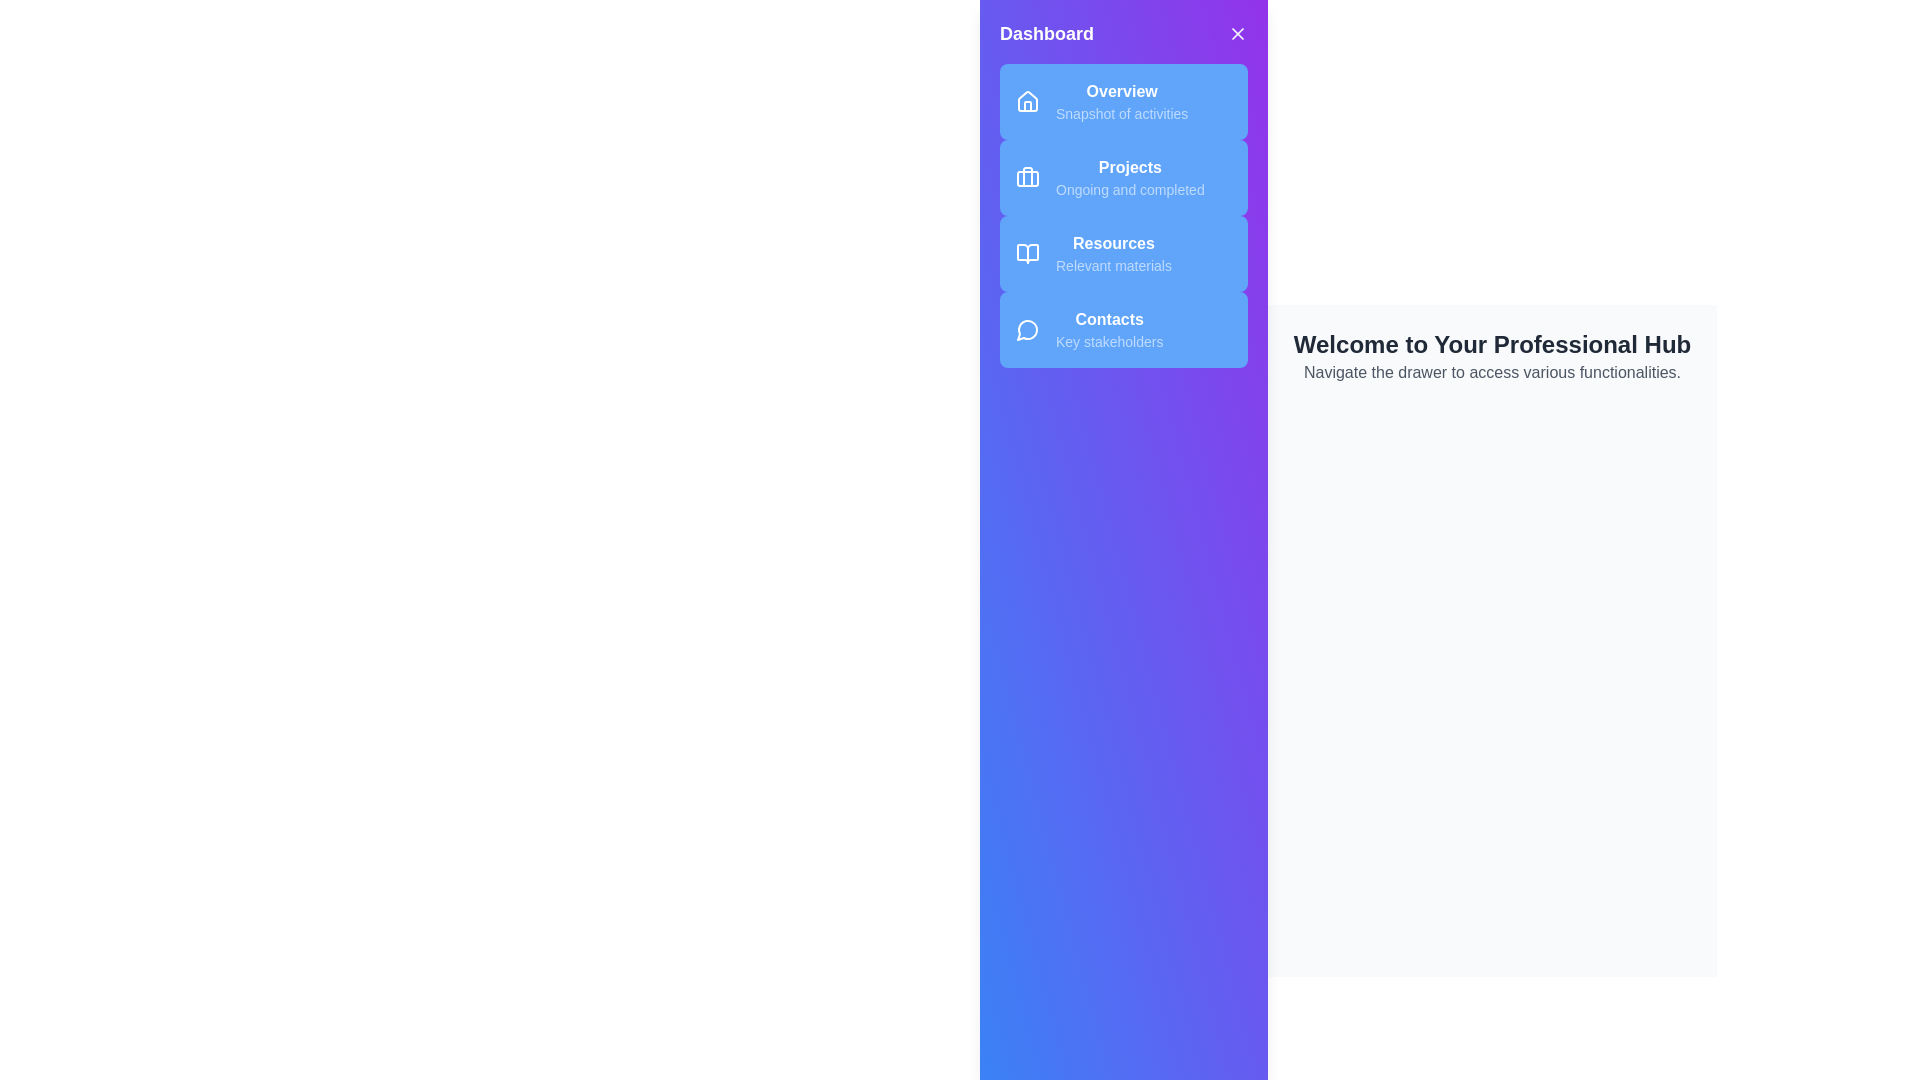 Image resolution: width=1920 pixels, height=1080 pixels. Describe the element at coordinates (1123, 329) in the screenshot. I see `the menu item labeled Contacts to observe its hover effect` at that location.